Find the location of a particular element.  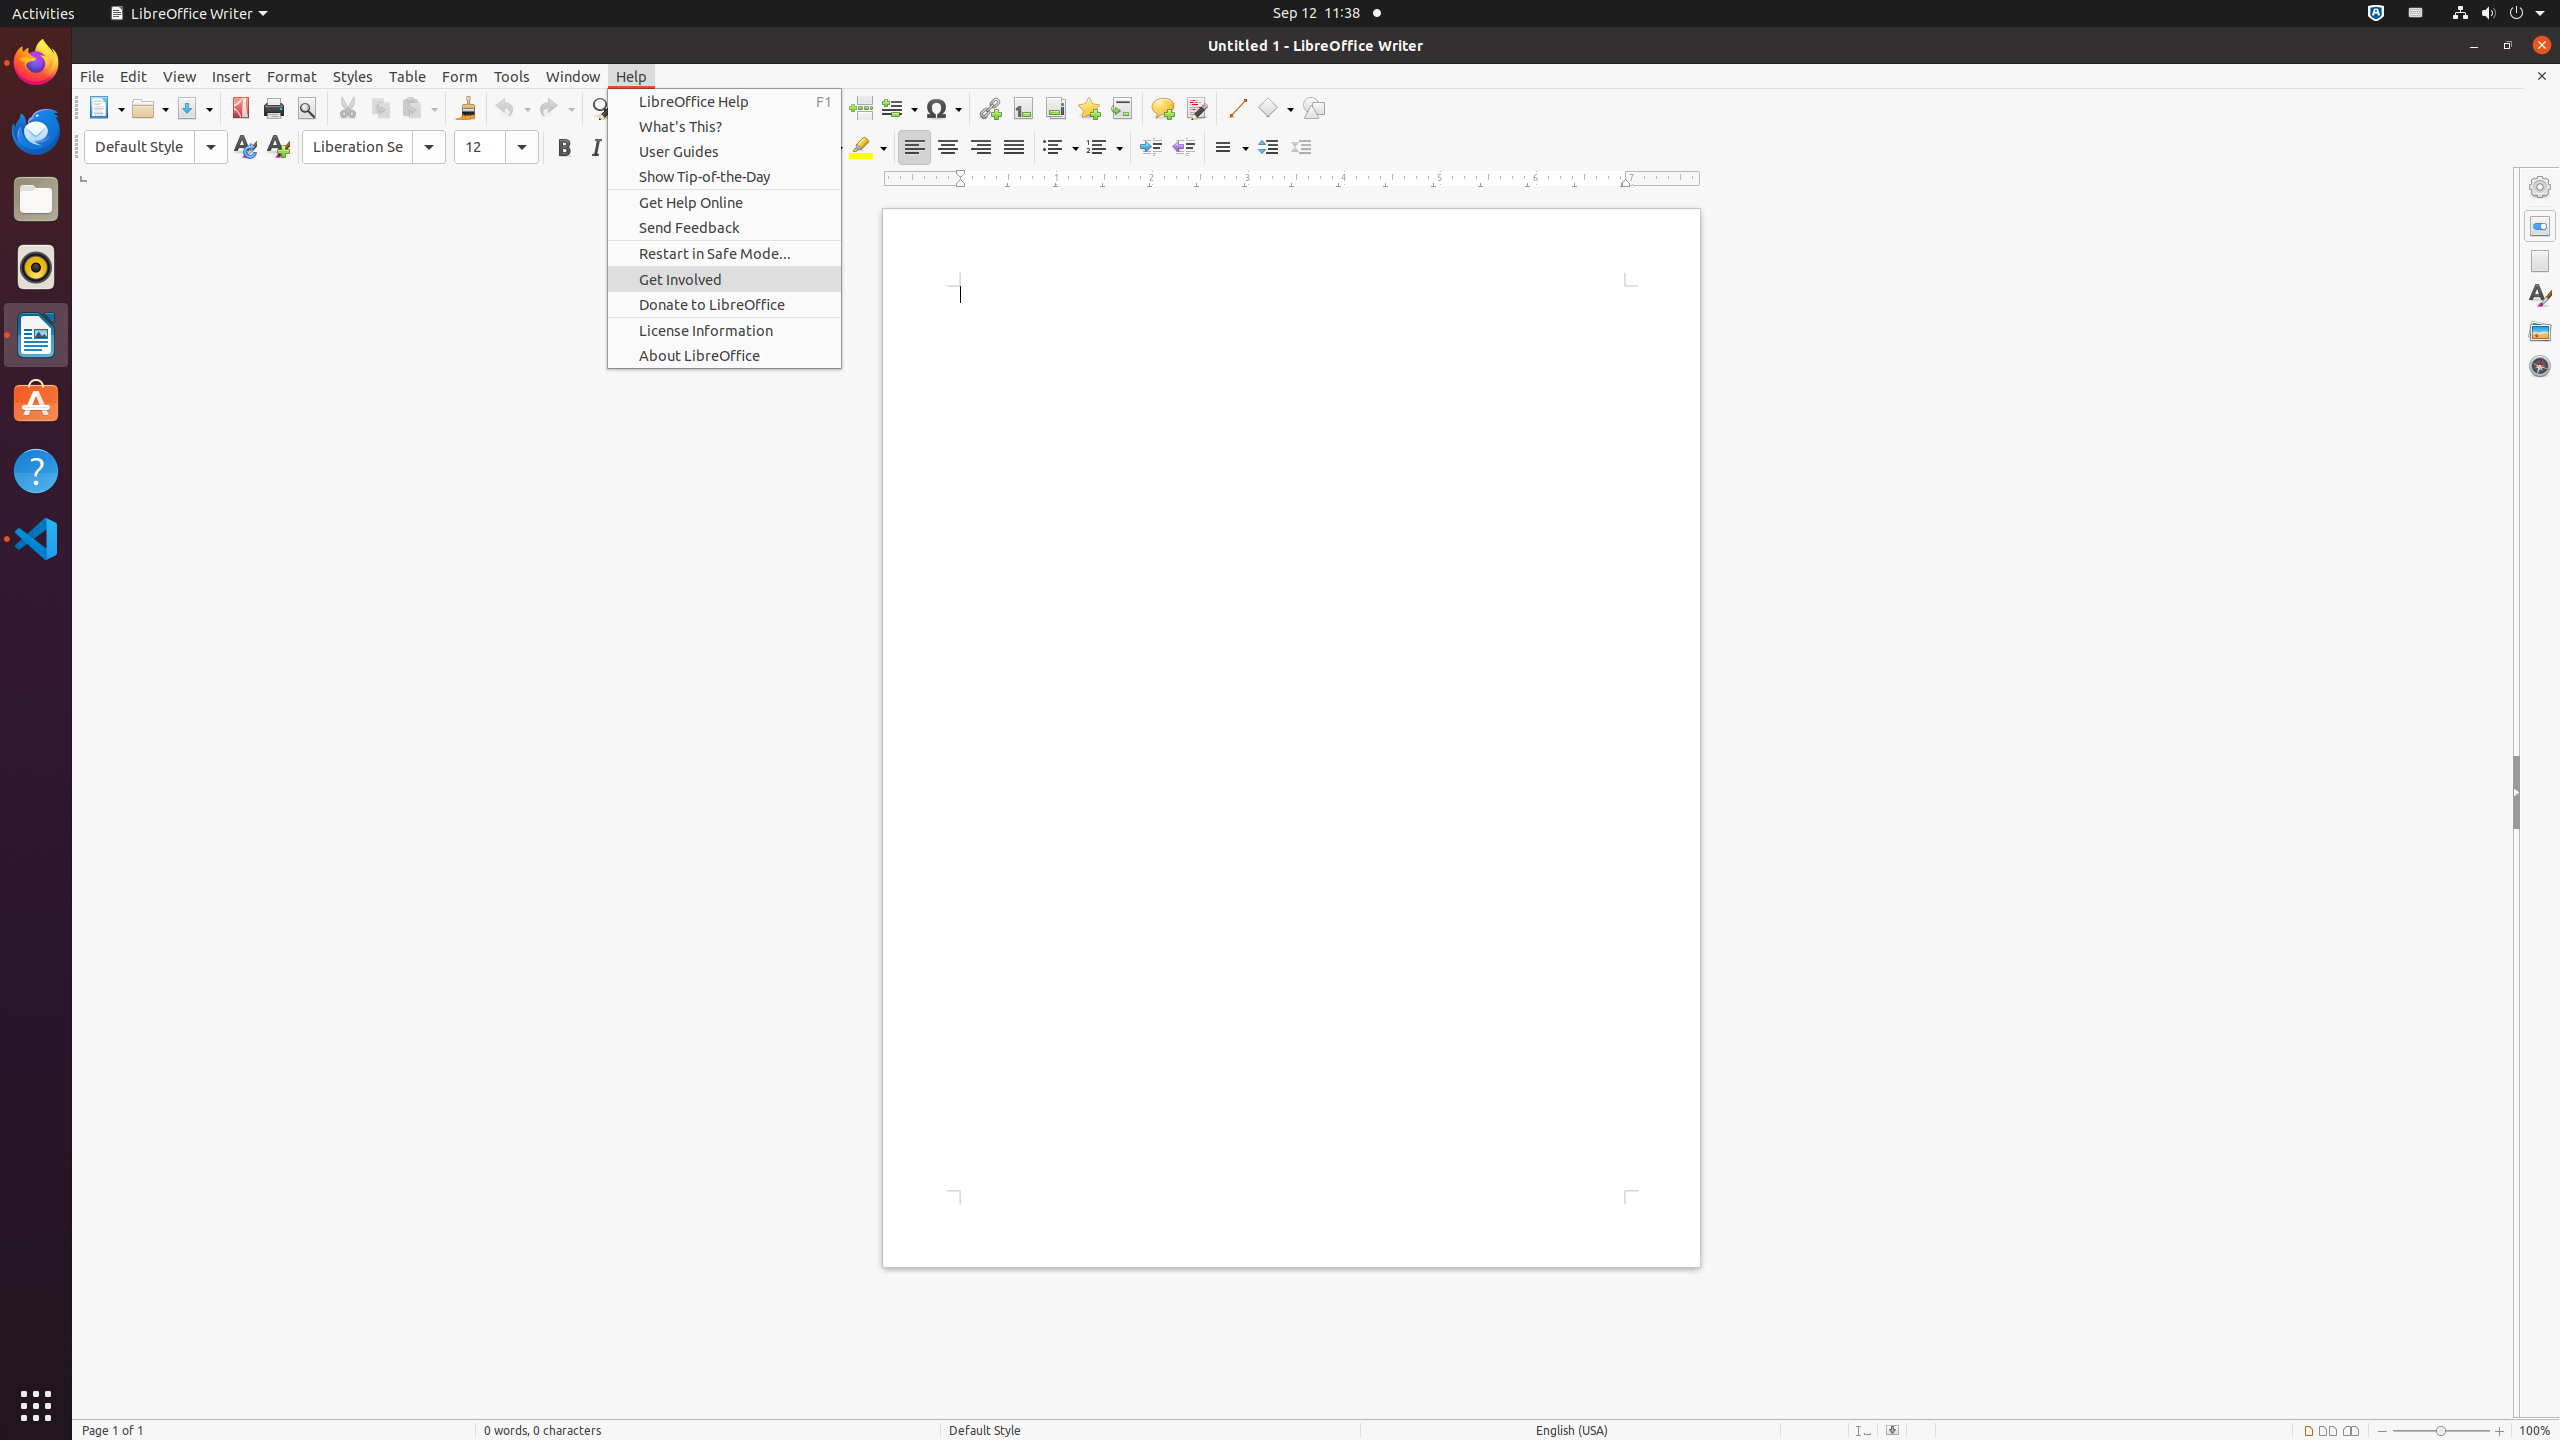

'LibreOffice Writer' is located at coordinates (187, 12).